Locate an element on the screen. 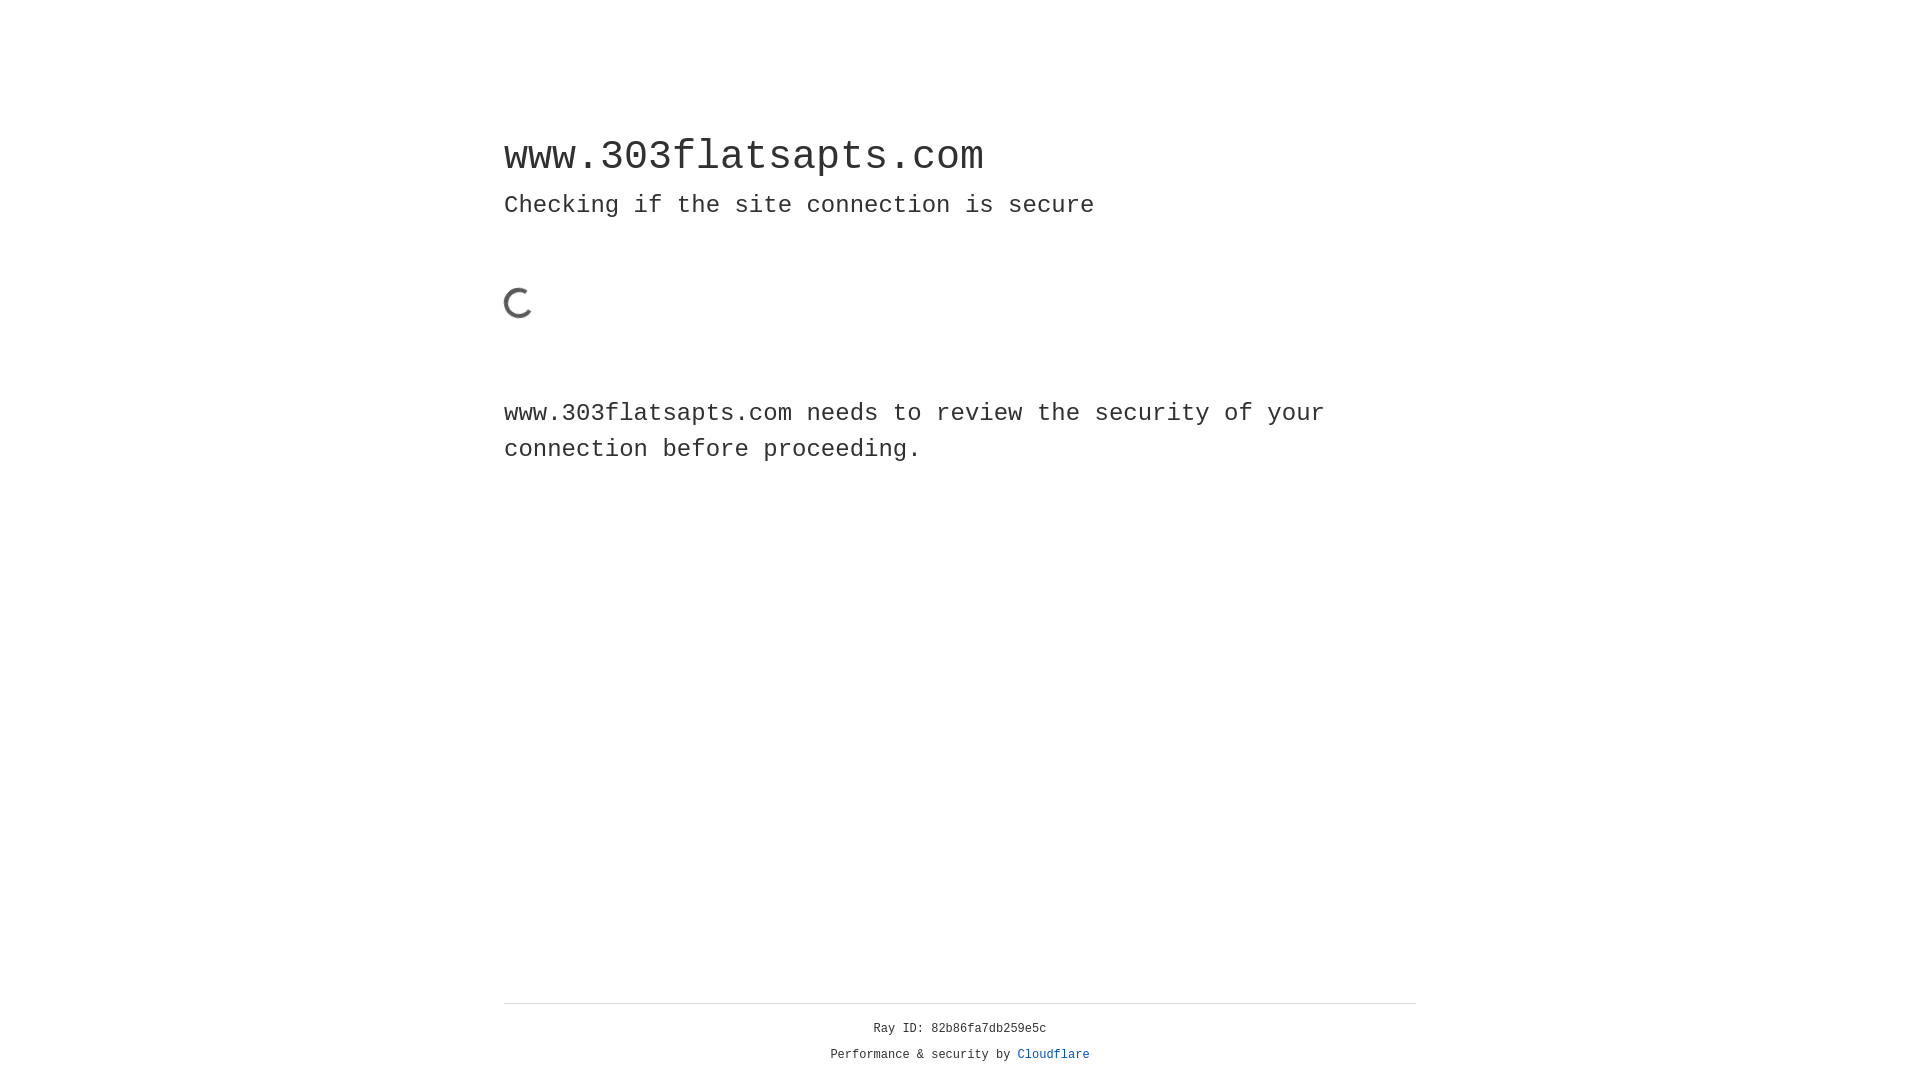 The image size is (1920, 1080). 'Cloudflare' is located at coordinates (1053, 1054).